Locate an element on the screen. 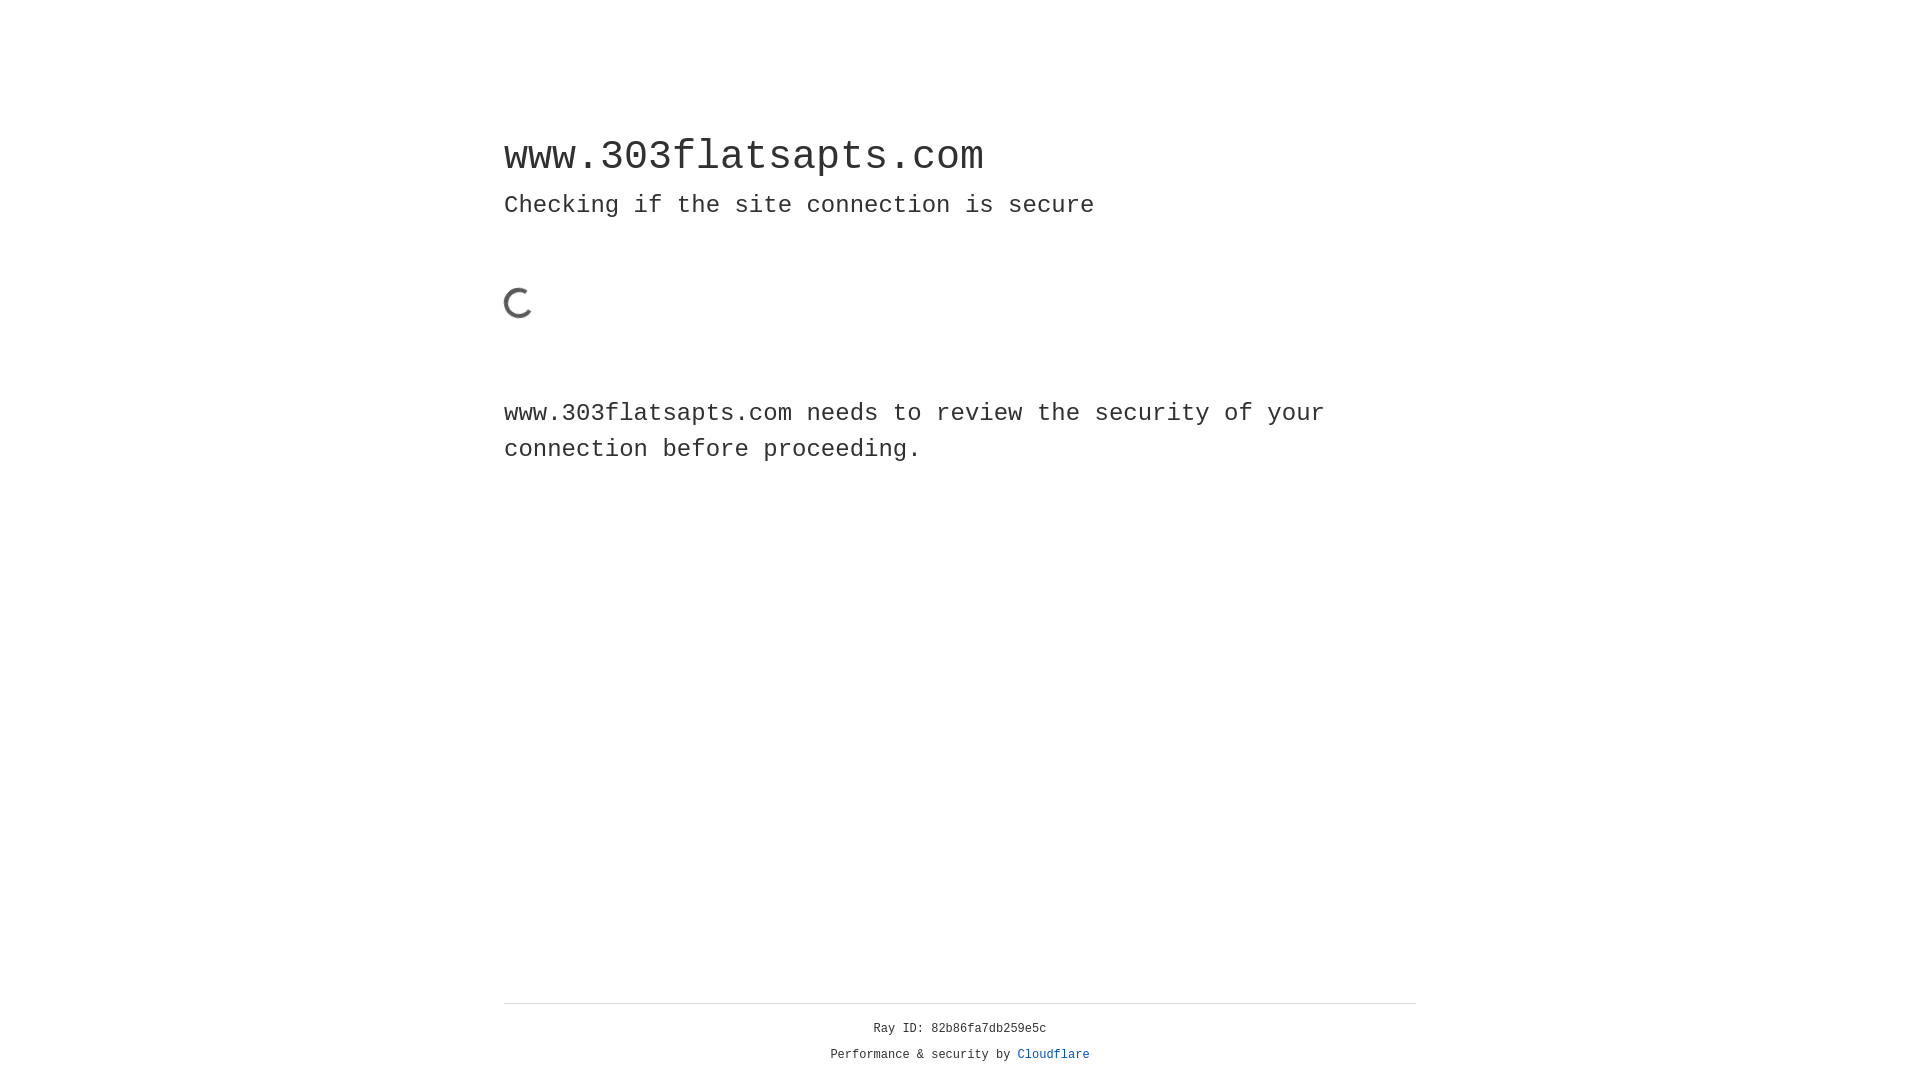 The image size is (1920, 1080). 'Cloudflare' is located at coordinates (1053, 1054).